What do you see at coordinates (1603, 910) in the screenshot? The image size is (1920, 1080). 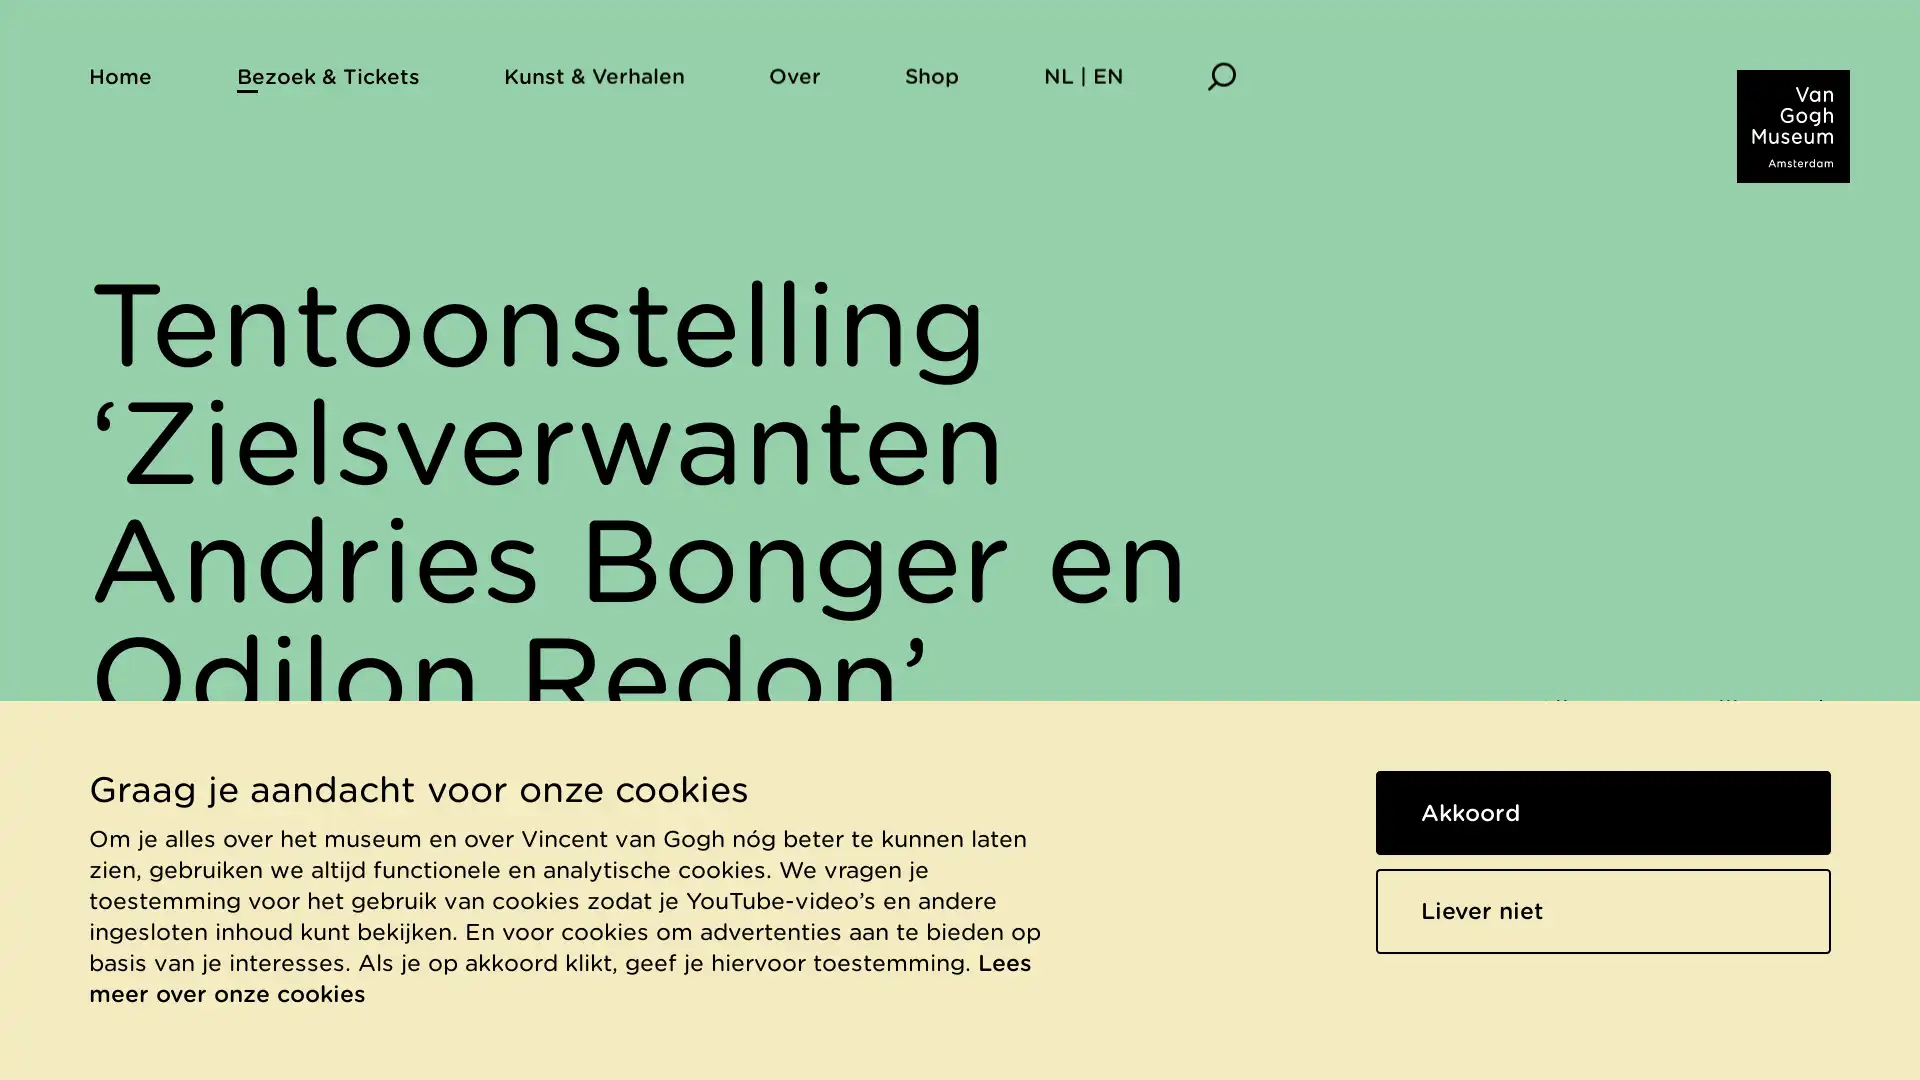 I see `Liever niet` at bounding box center [1603, 910].